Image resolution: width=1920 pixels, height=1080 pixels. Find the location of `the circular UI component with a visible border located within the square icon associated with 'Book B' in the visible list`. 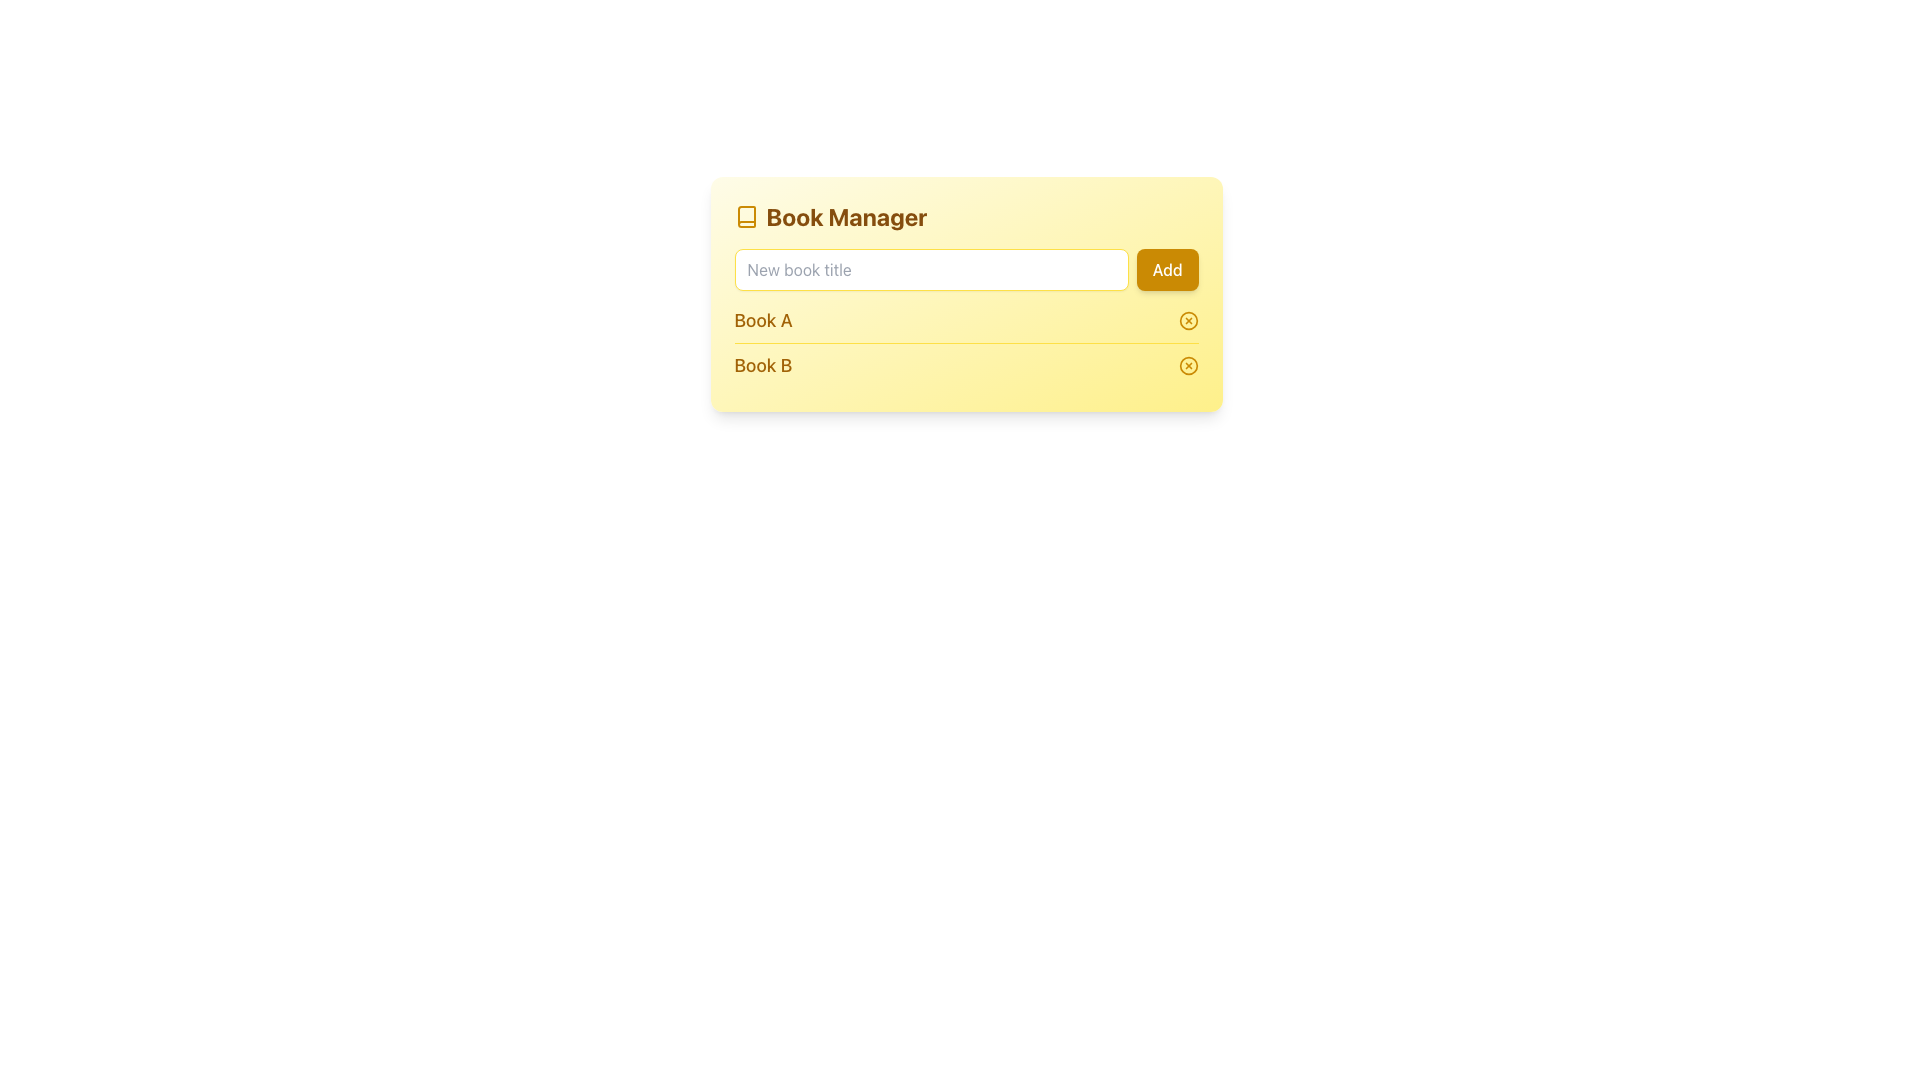

the circular UI component with a visible border located within the square icon associated with 'Book B' in the visible list is located at coordinates (1188, 366).